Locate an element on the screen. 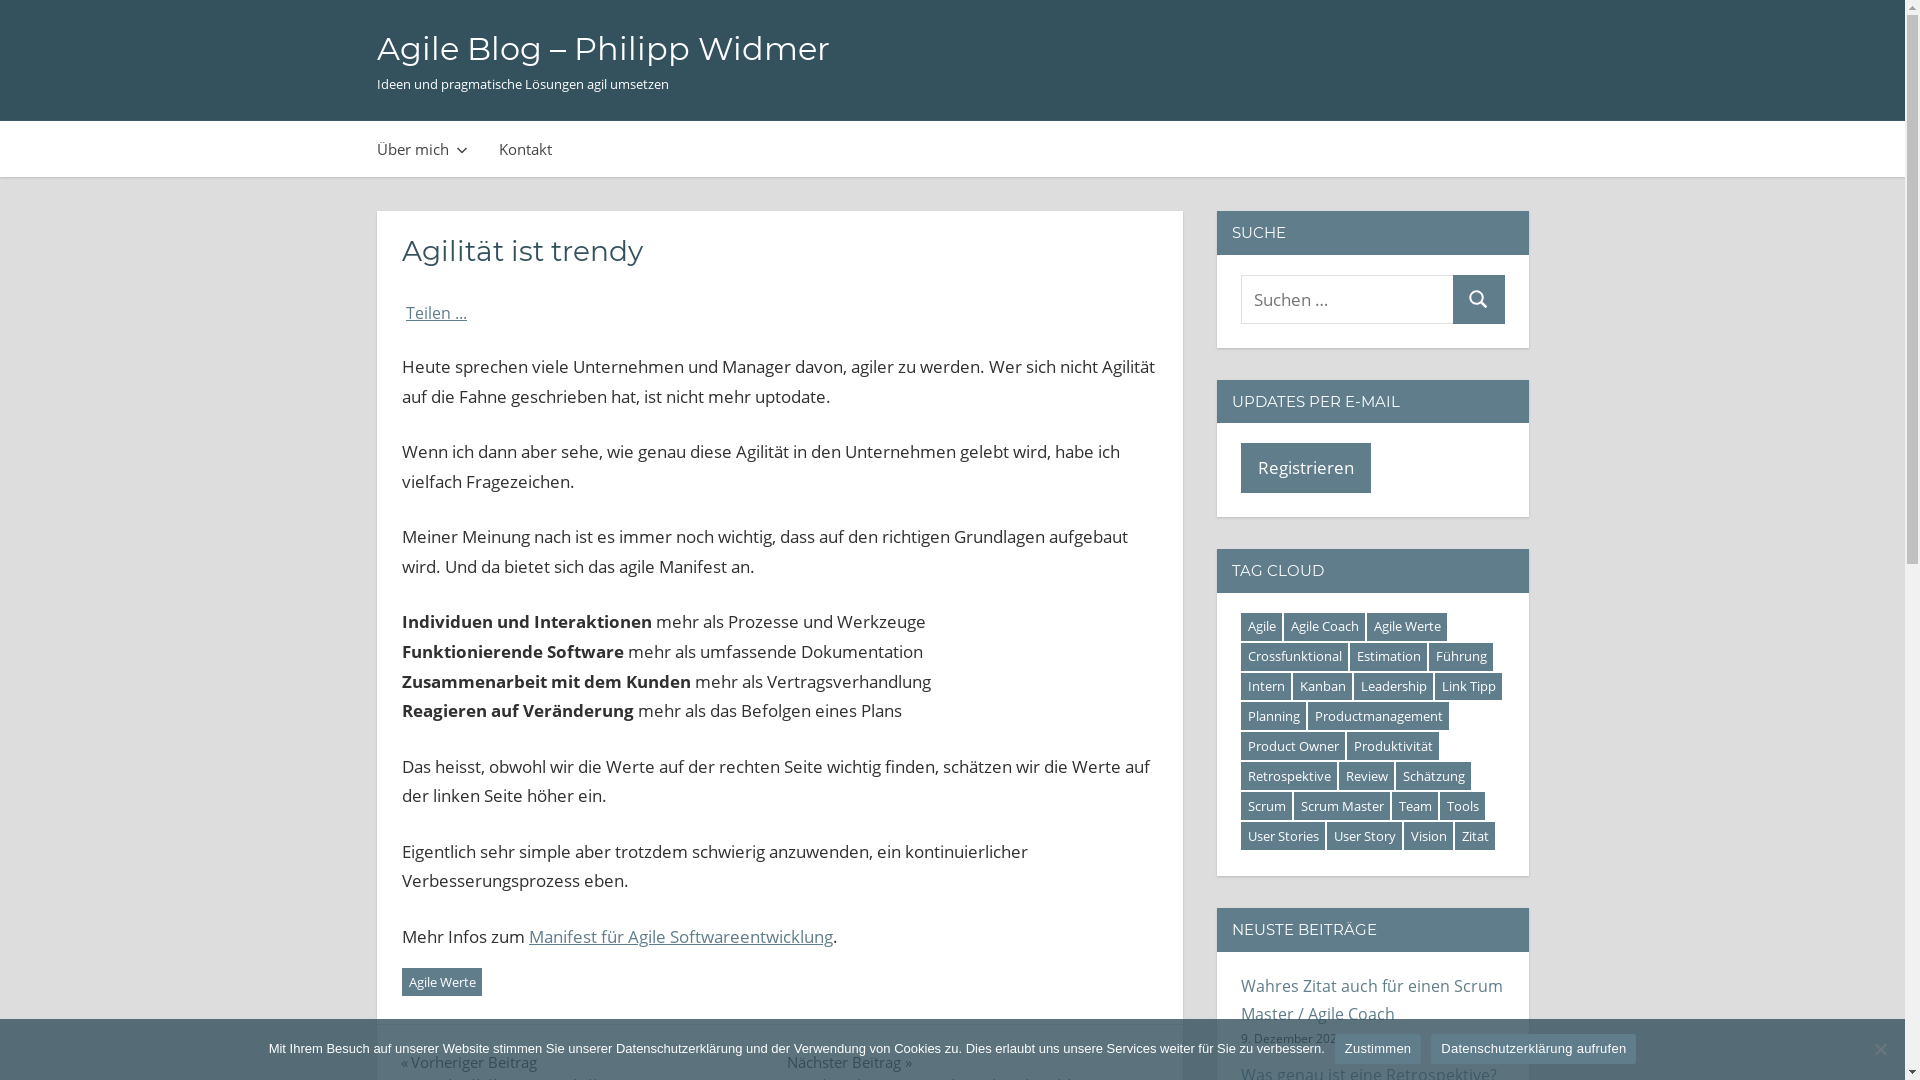  'Ablehnen' is located at coordinates (1879, 1048).